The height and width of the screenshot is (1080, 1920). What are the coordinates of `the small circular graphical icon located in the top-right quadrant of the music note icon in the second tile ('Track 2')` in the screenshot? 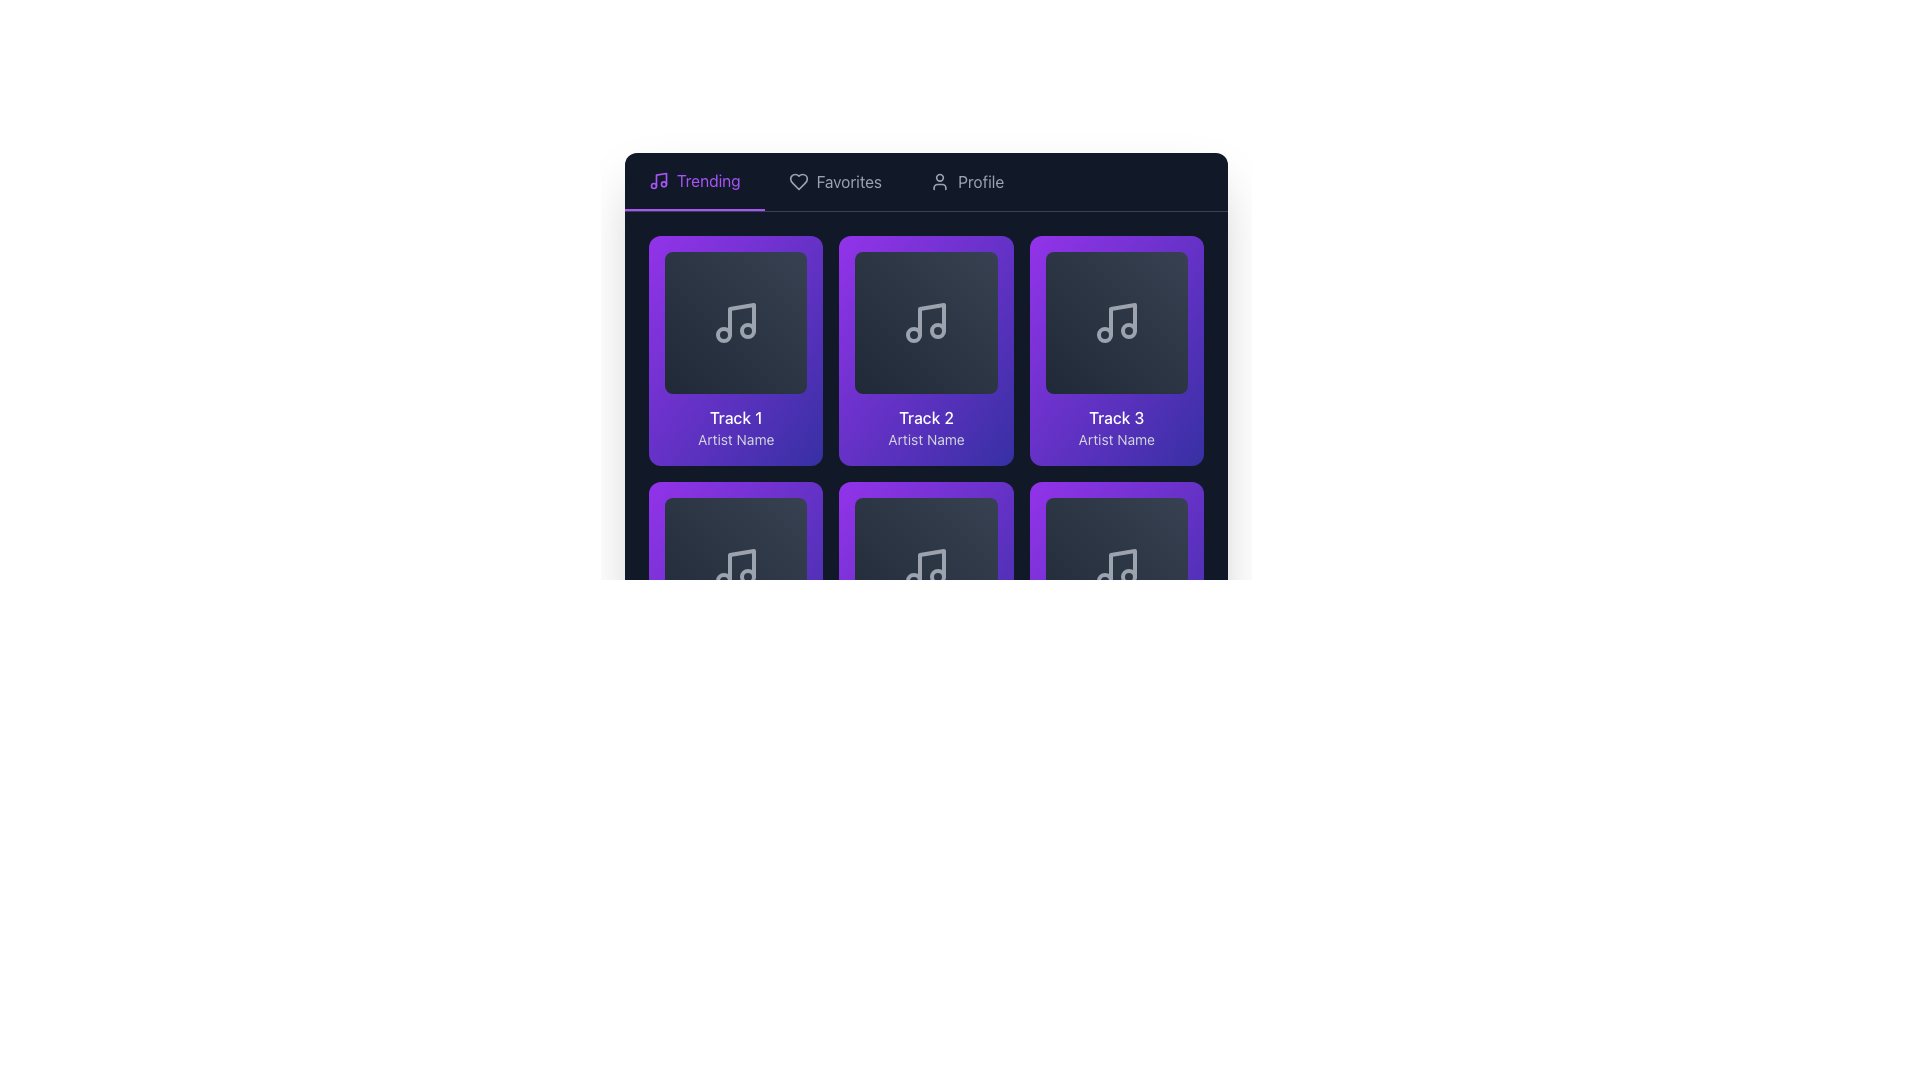 It's located at (937, 330).